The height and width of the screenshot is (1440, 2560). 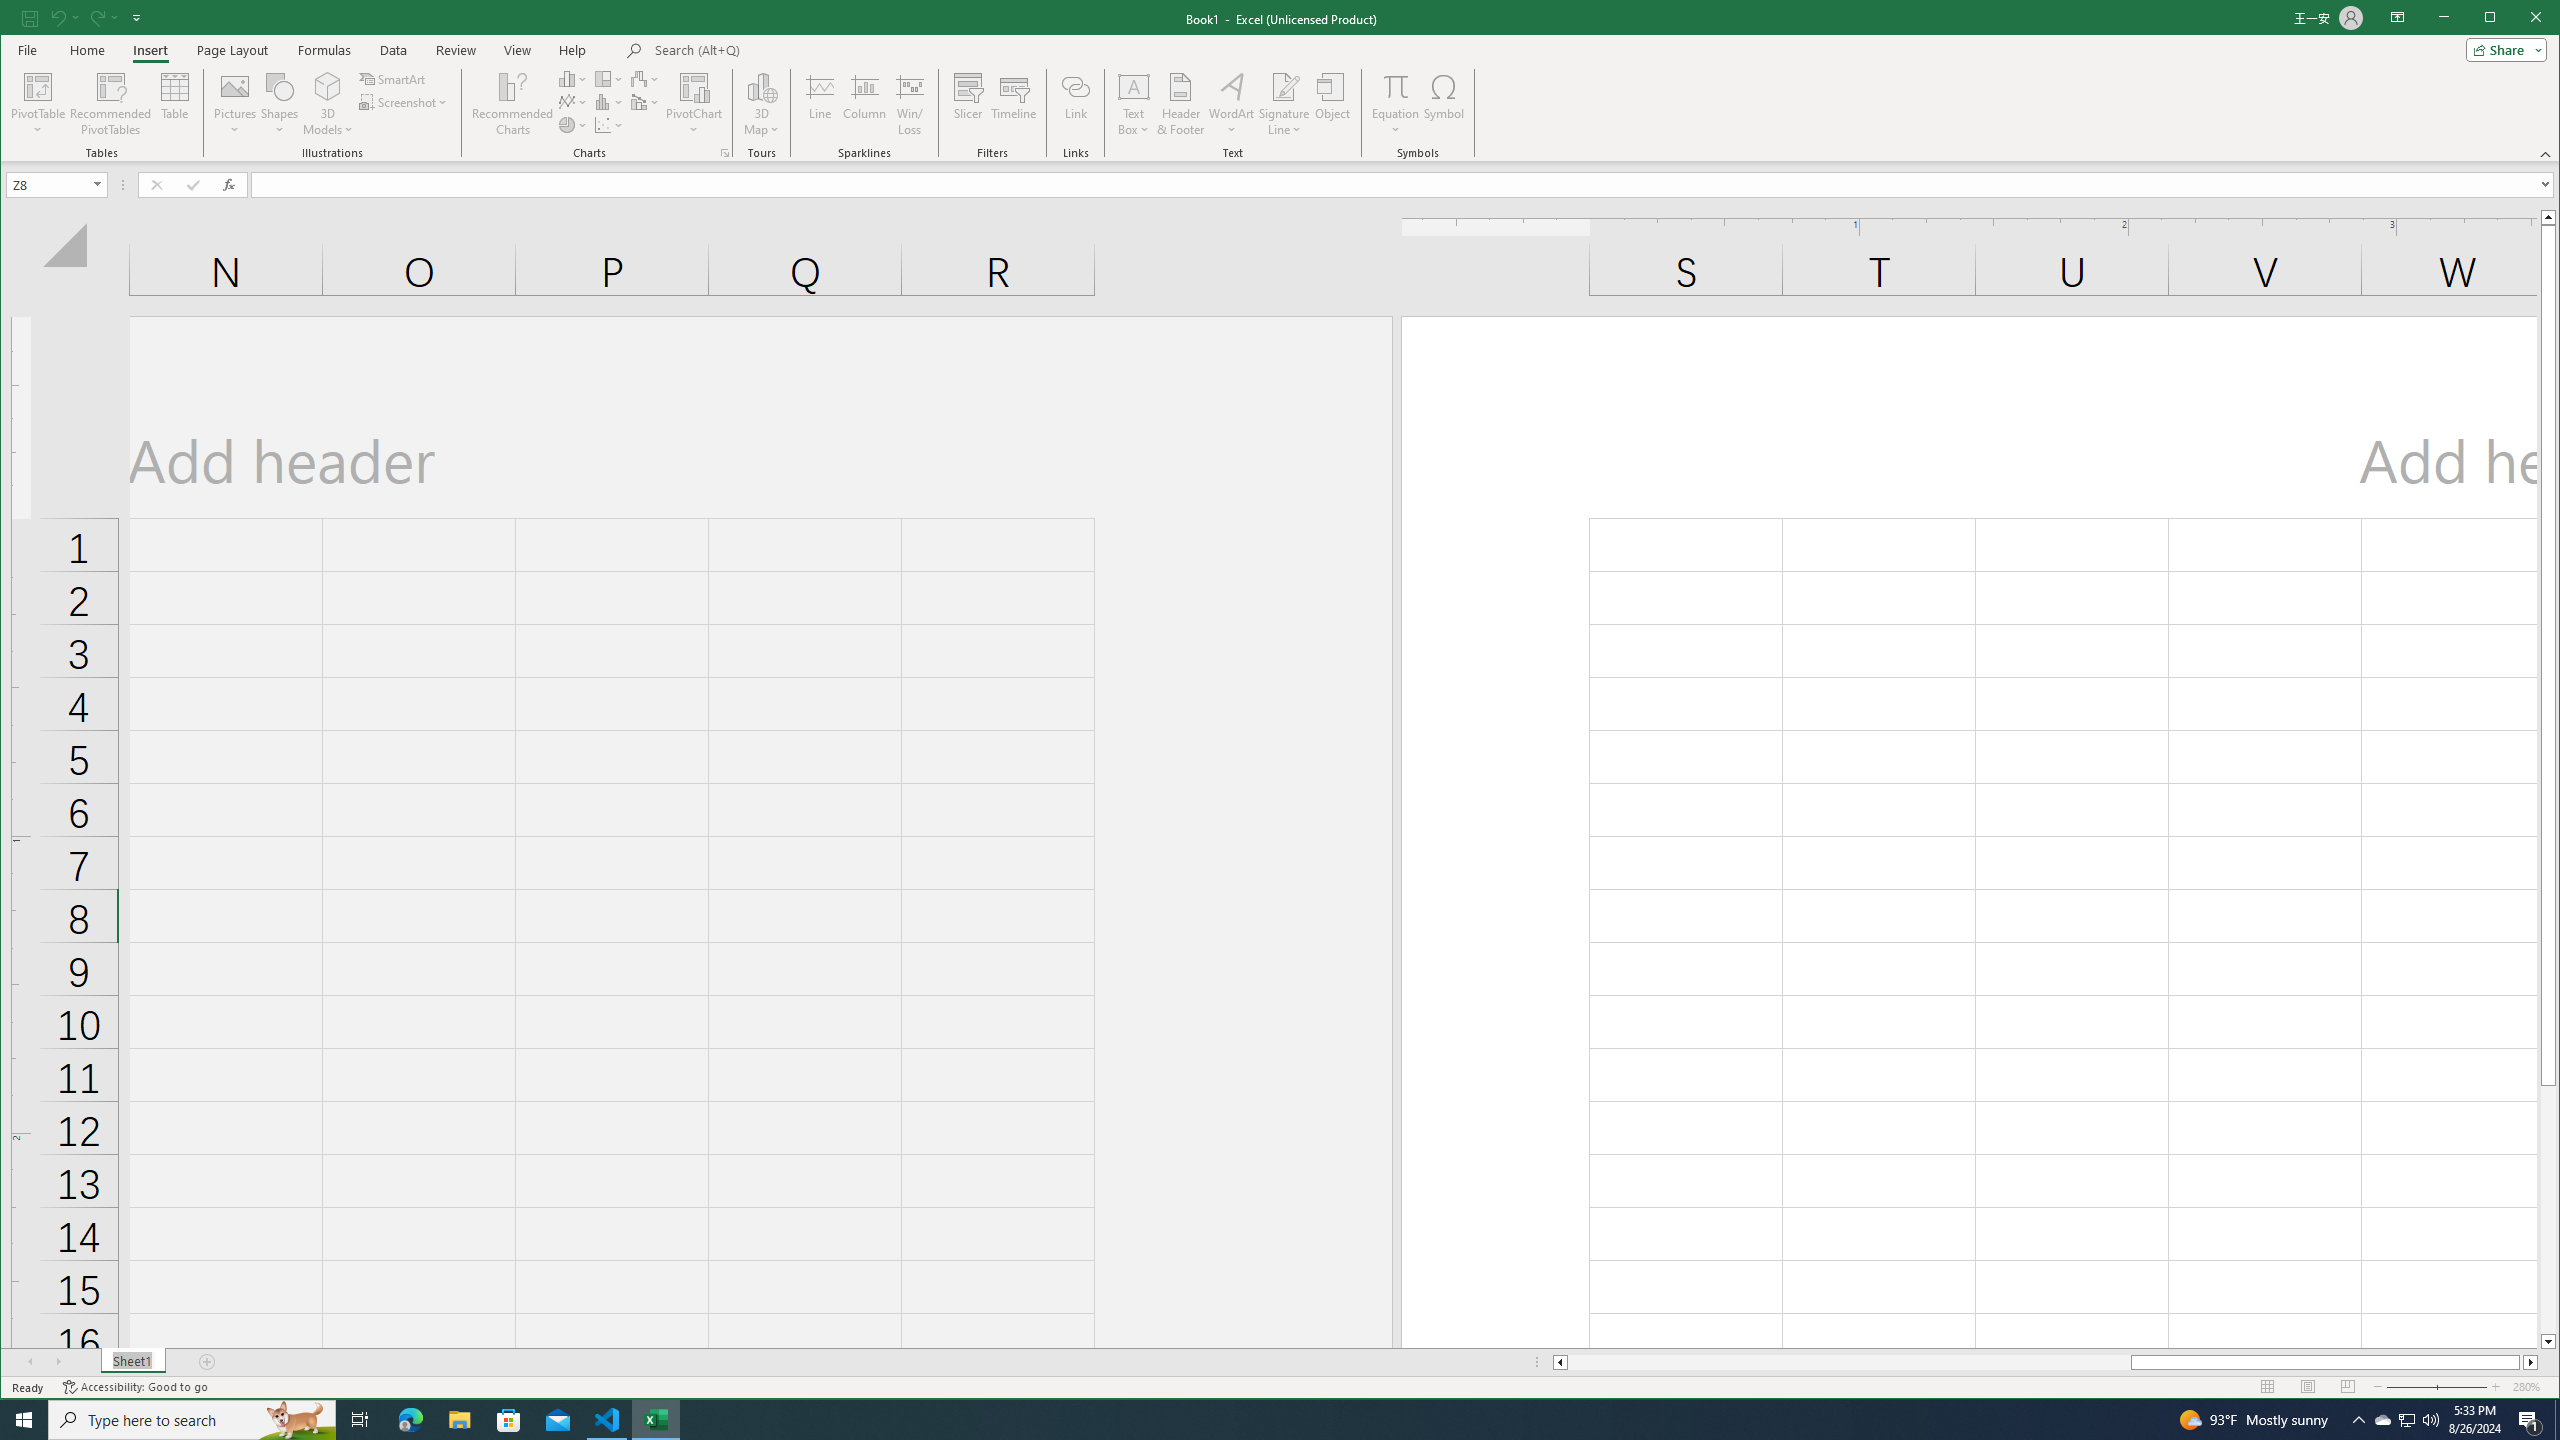 What do you see at coordinates (38, 85) in the screenshot?
I see `'PivotTable'` at bounding box center [38, 85].